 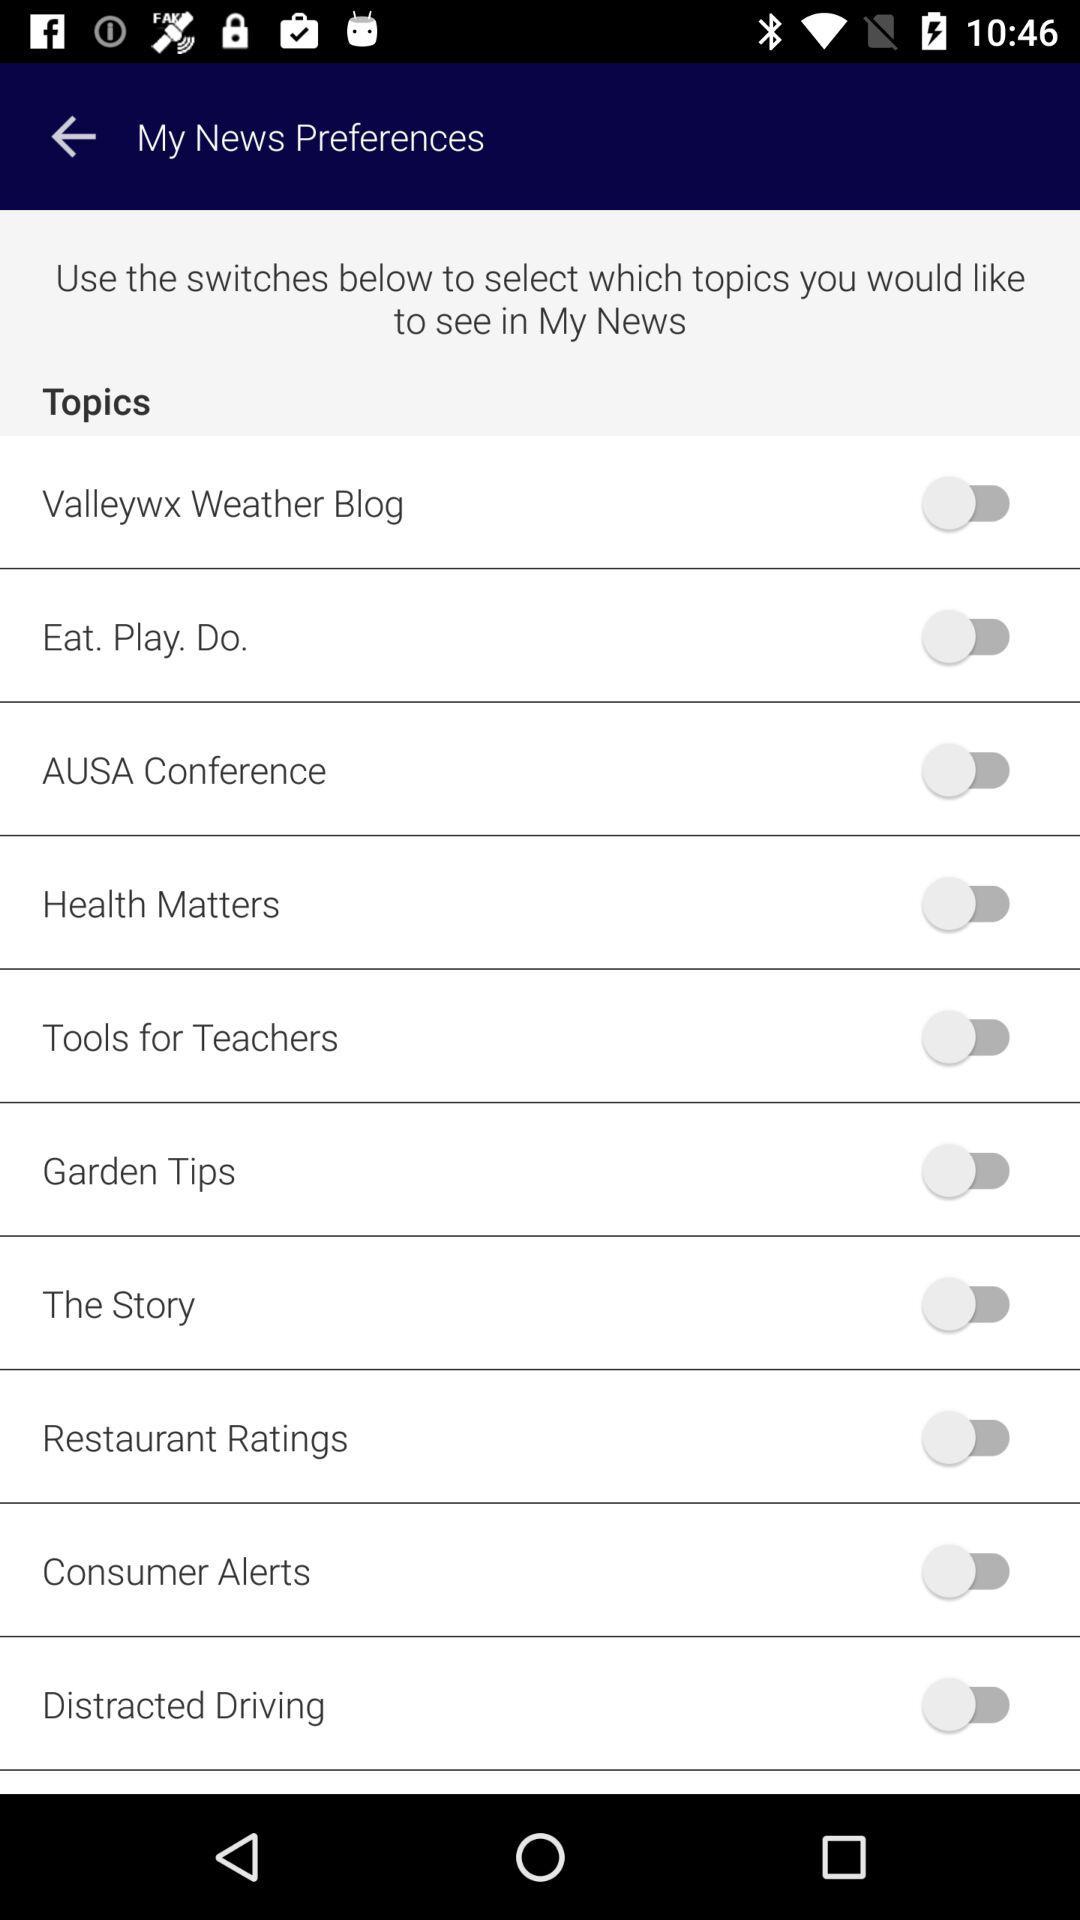 What do you see at coordinates (974, 1703) in the screenshot?
I see `switch distracted driving on` at bounding box center [974, 1703].